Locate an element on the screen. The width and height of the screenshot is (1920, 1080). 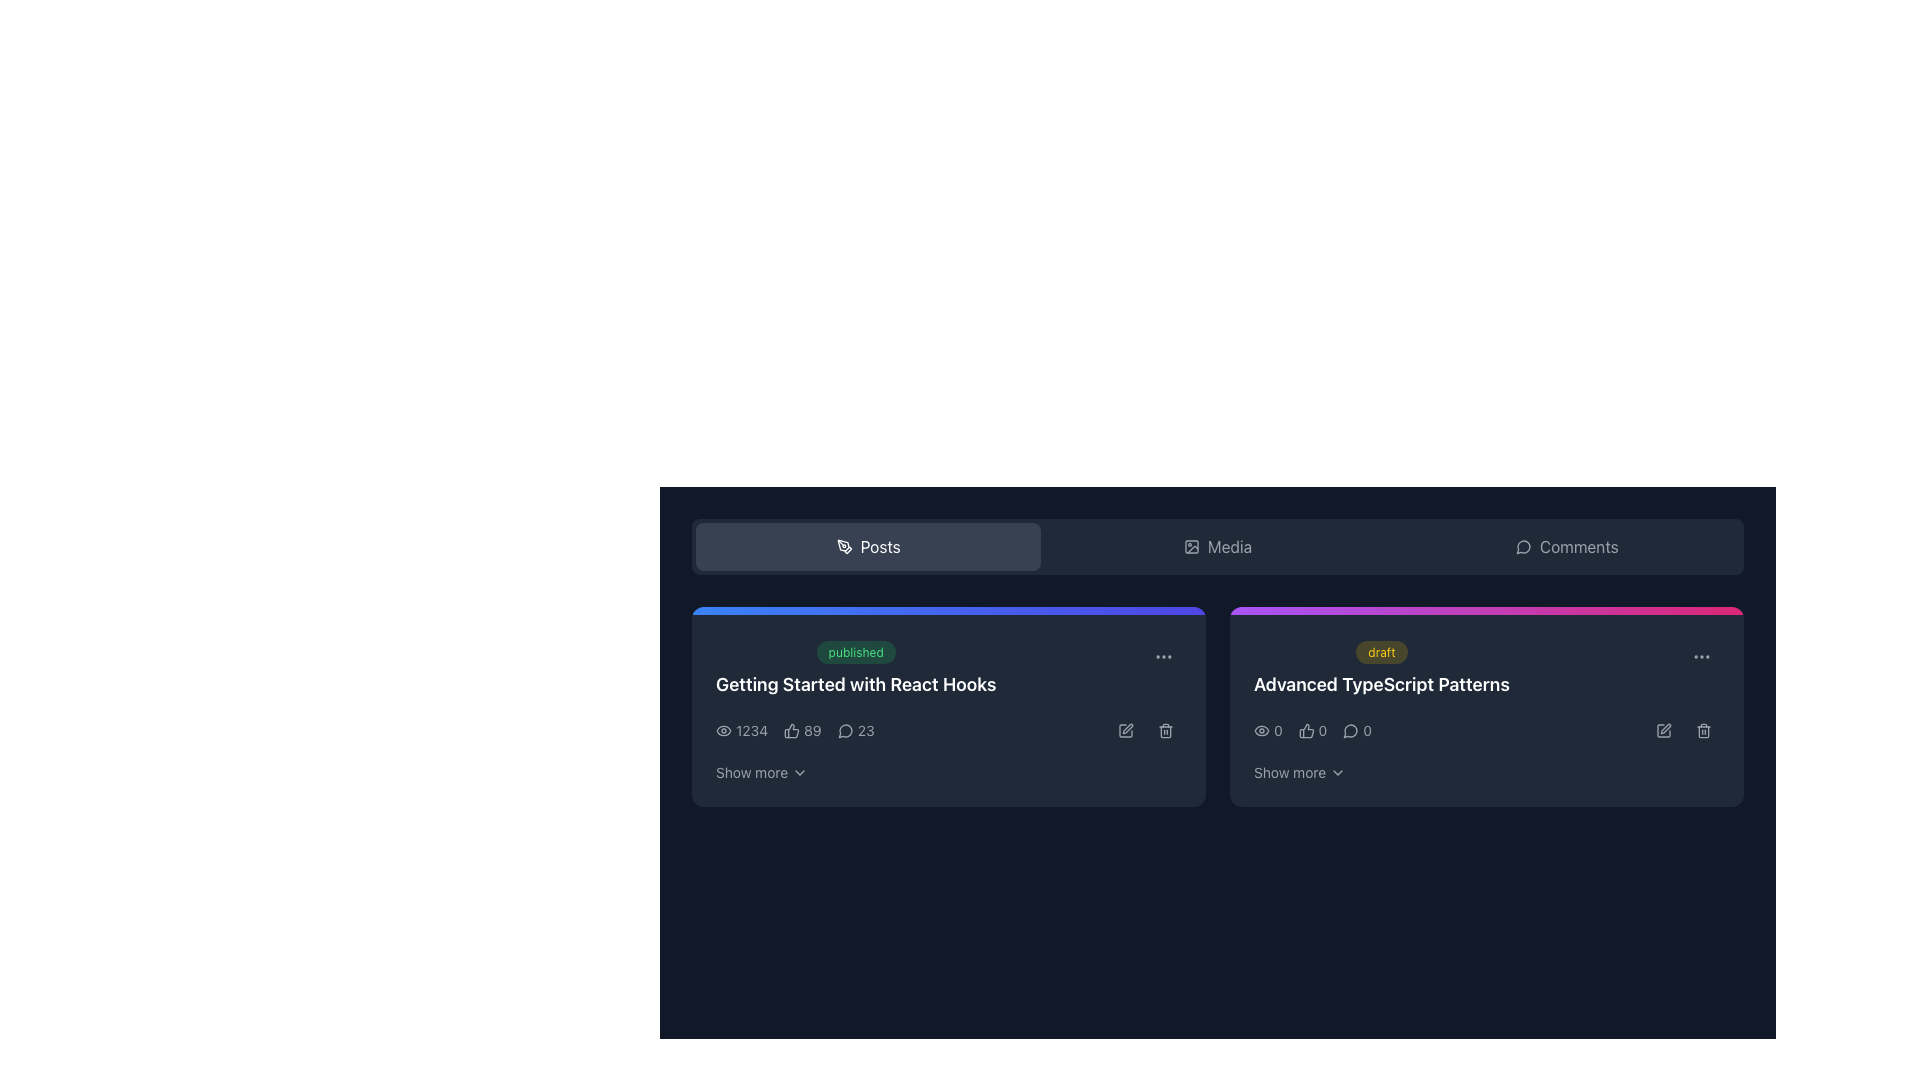
the small, gray, outlined eye icon located on the left-most side of the row containing the numbers '1234', which is part of the post statistics interface is located at coordinates (723, 731).